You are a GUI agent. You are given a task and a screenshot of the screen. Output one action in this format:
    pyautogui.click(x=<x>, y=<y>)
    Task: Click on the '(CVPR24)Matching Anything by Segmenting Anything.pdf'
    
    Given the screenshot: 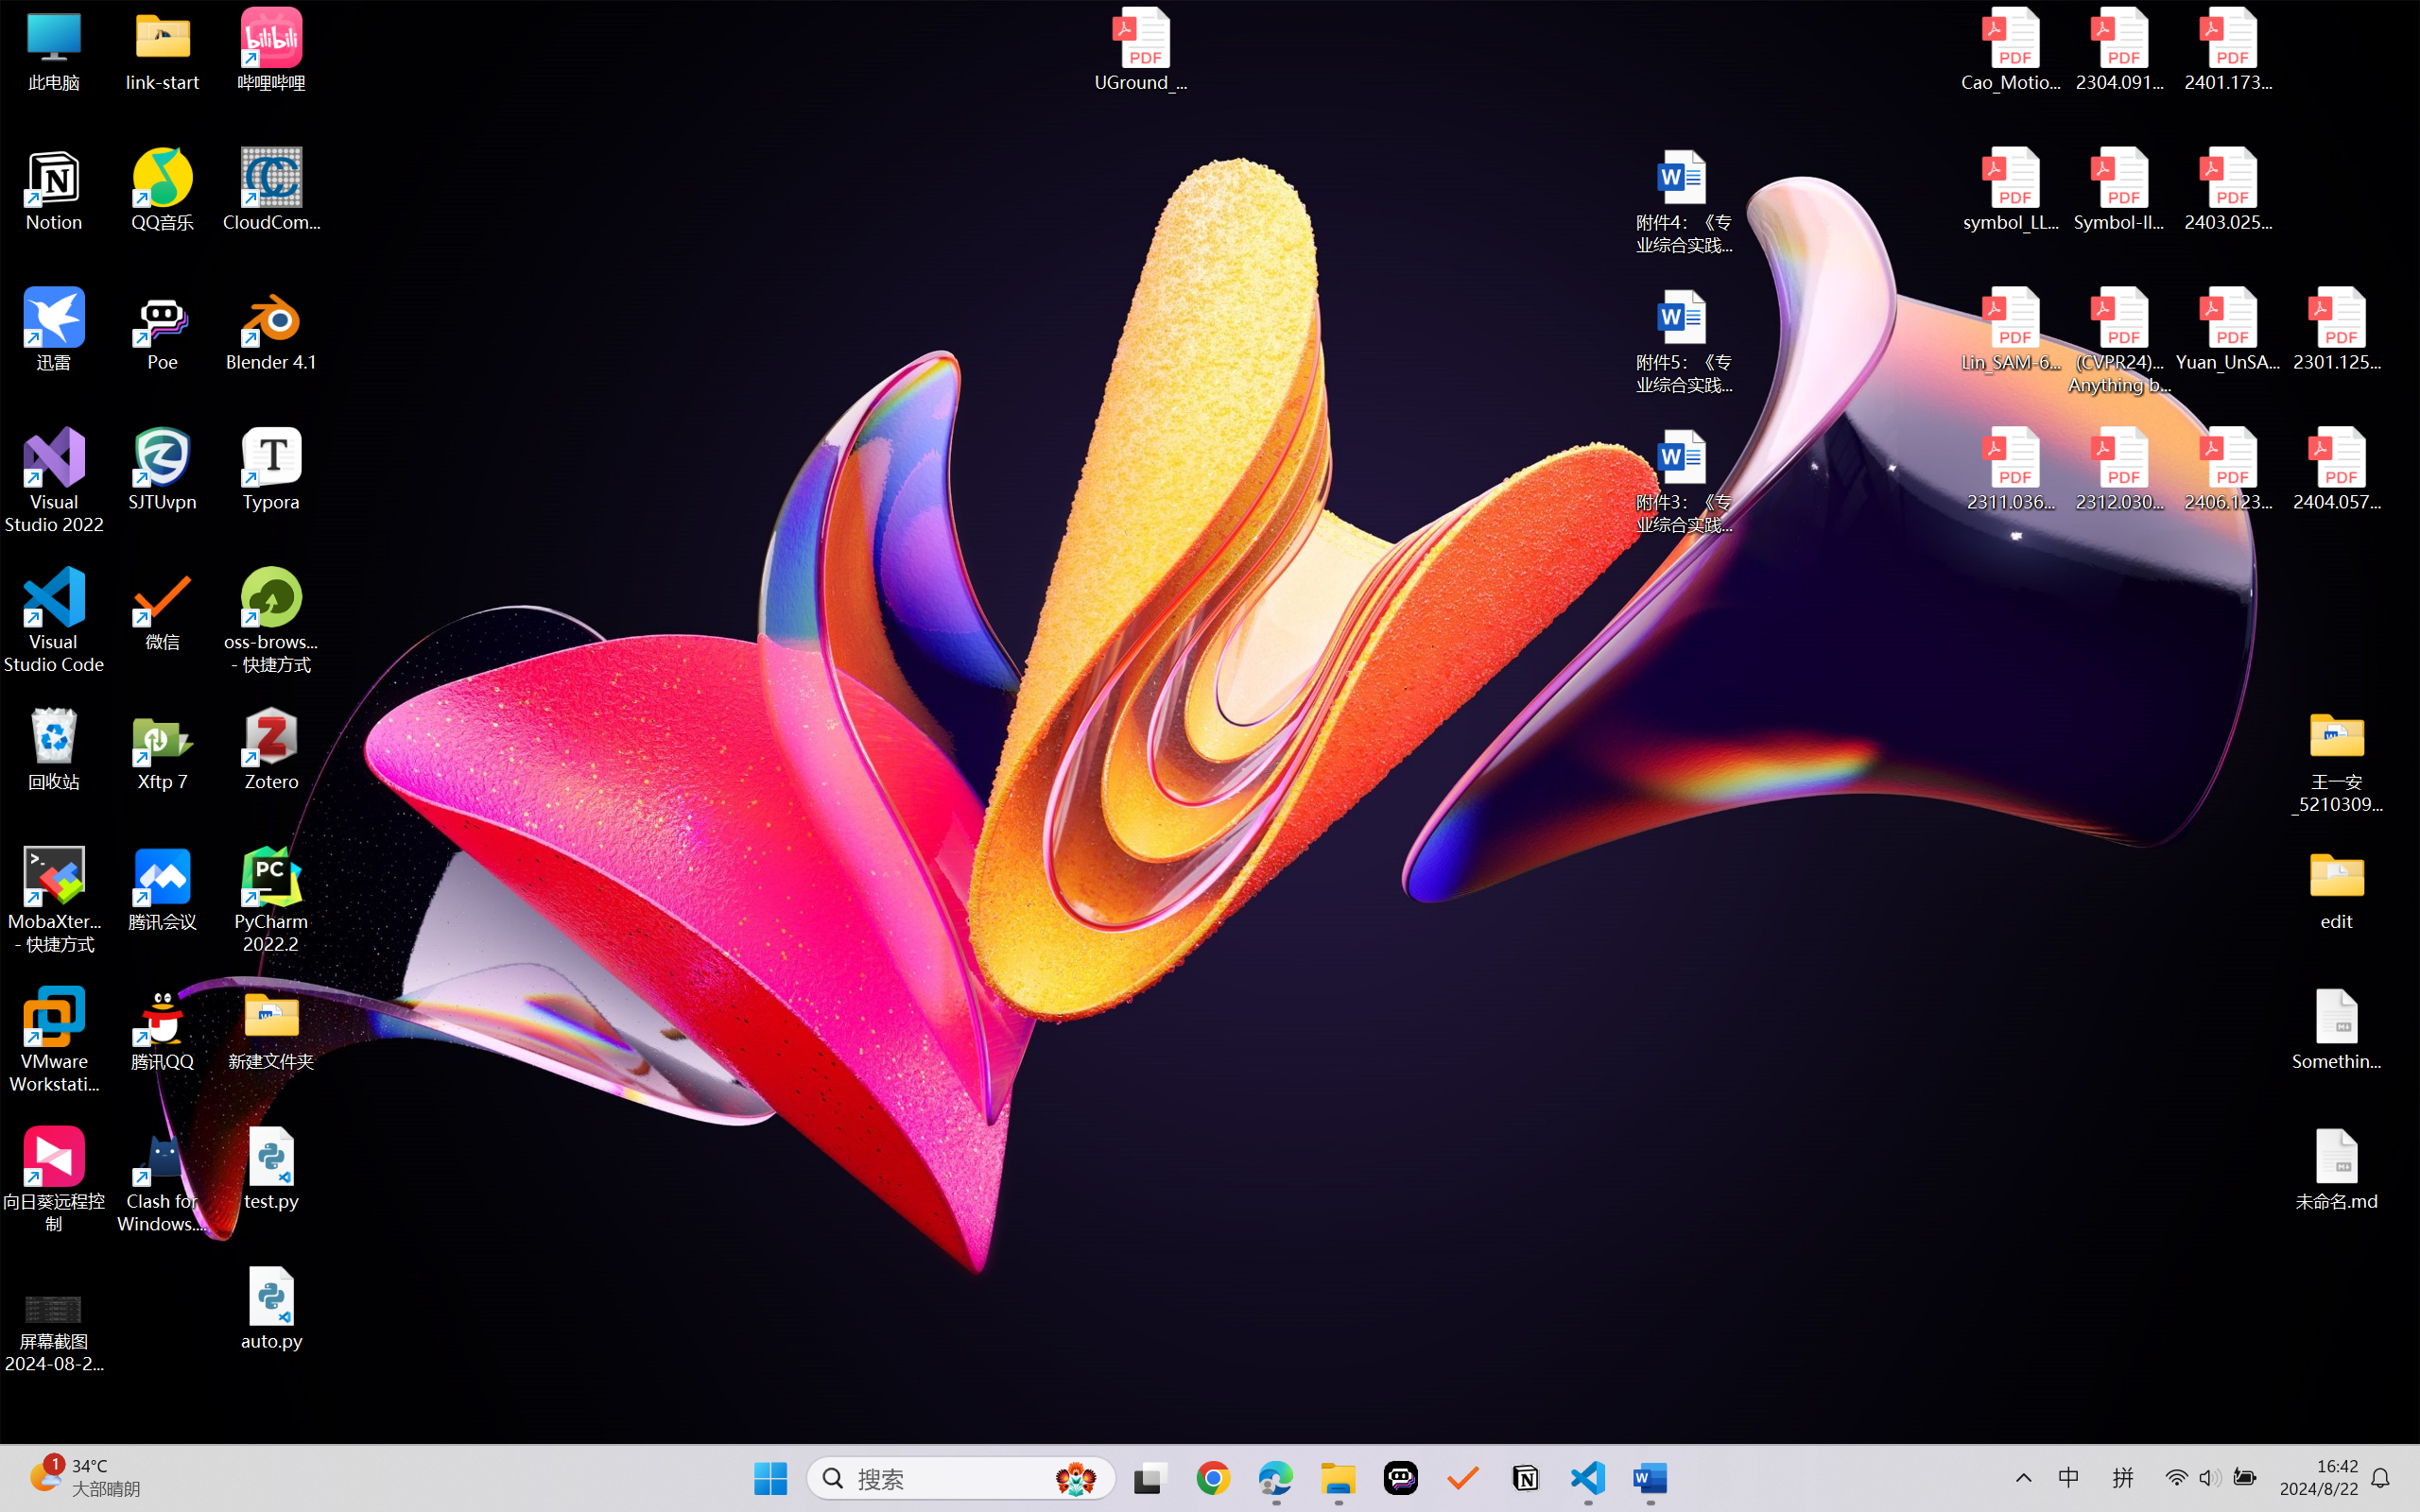 What is the action you would take?
    pyautogui.click(x=2118, y=340)
    